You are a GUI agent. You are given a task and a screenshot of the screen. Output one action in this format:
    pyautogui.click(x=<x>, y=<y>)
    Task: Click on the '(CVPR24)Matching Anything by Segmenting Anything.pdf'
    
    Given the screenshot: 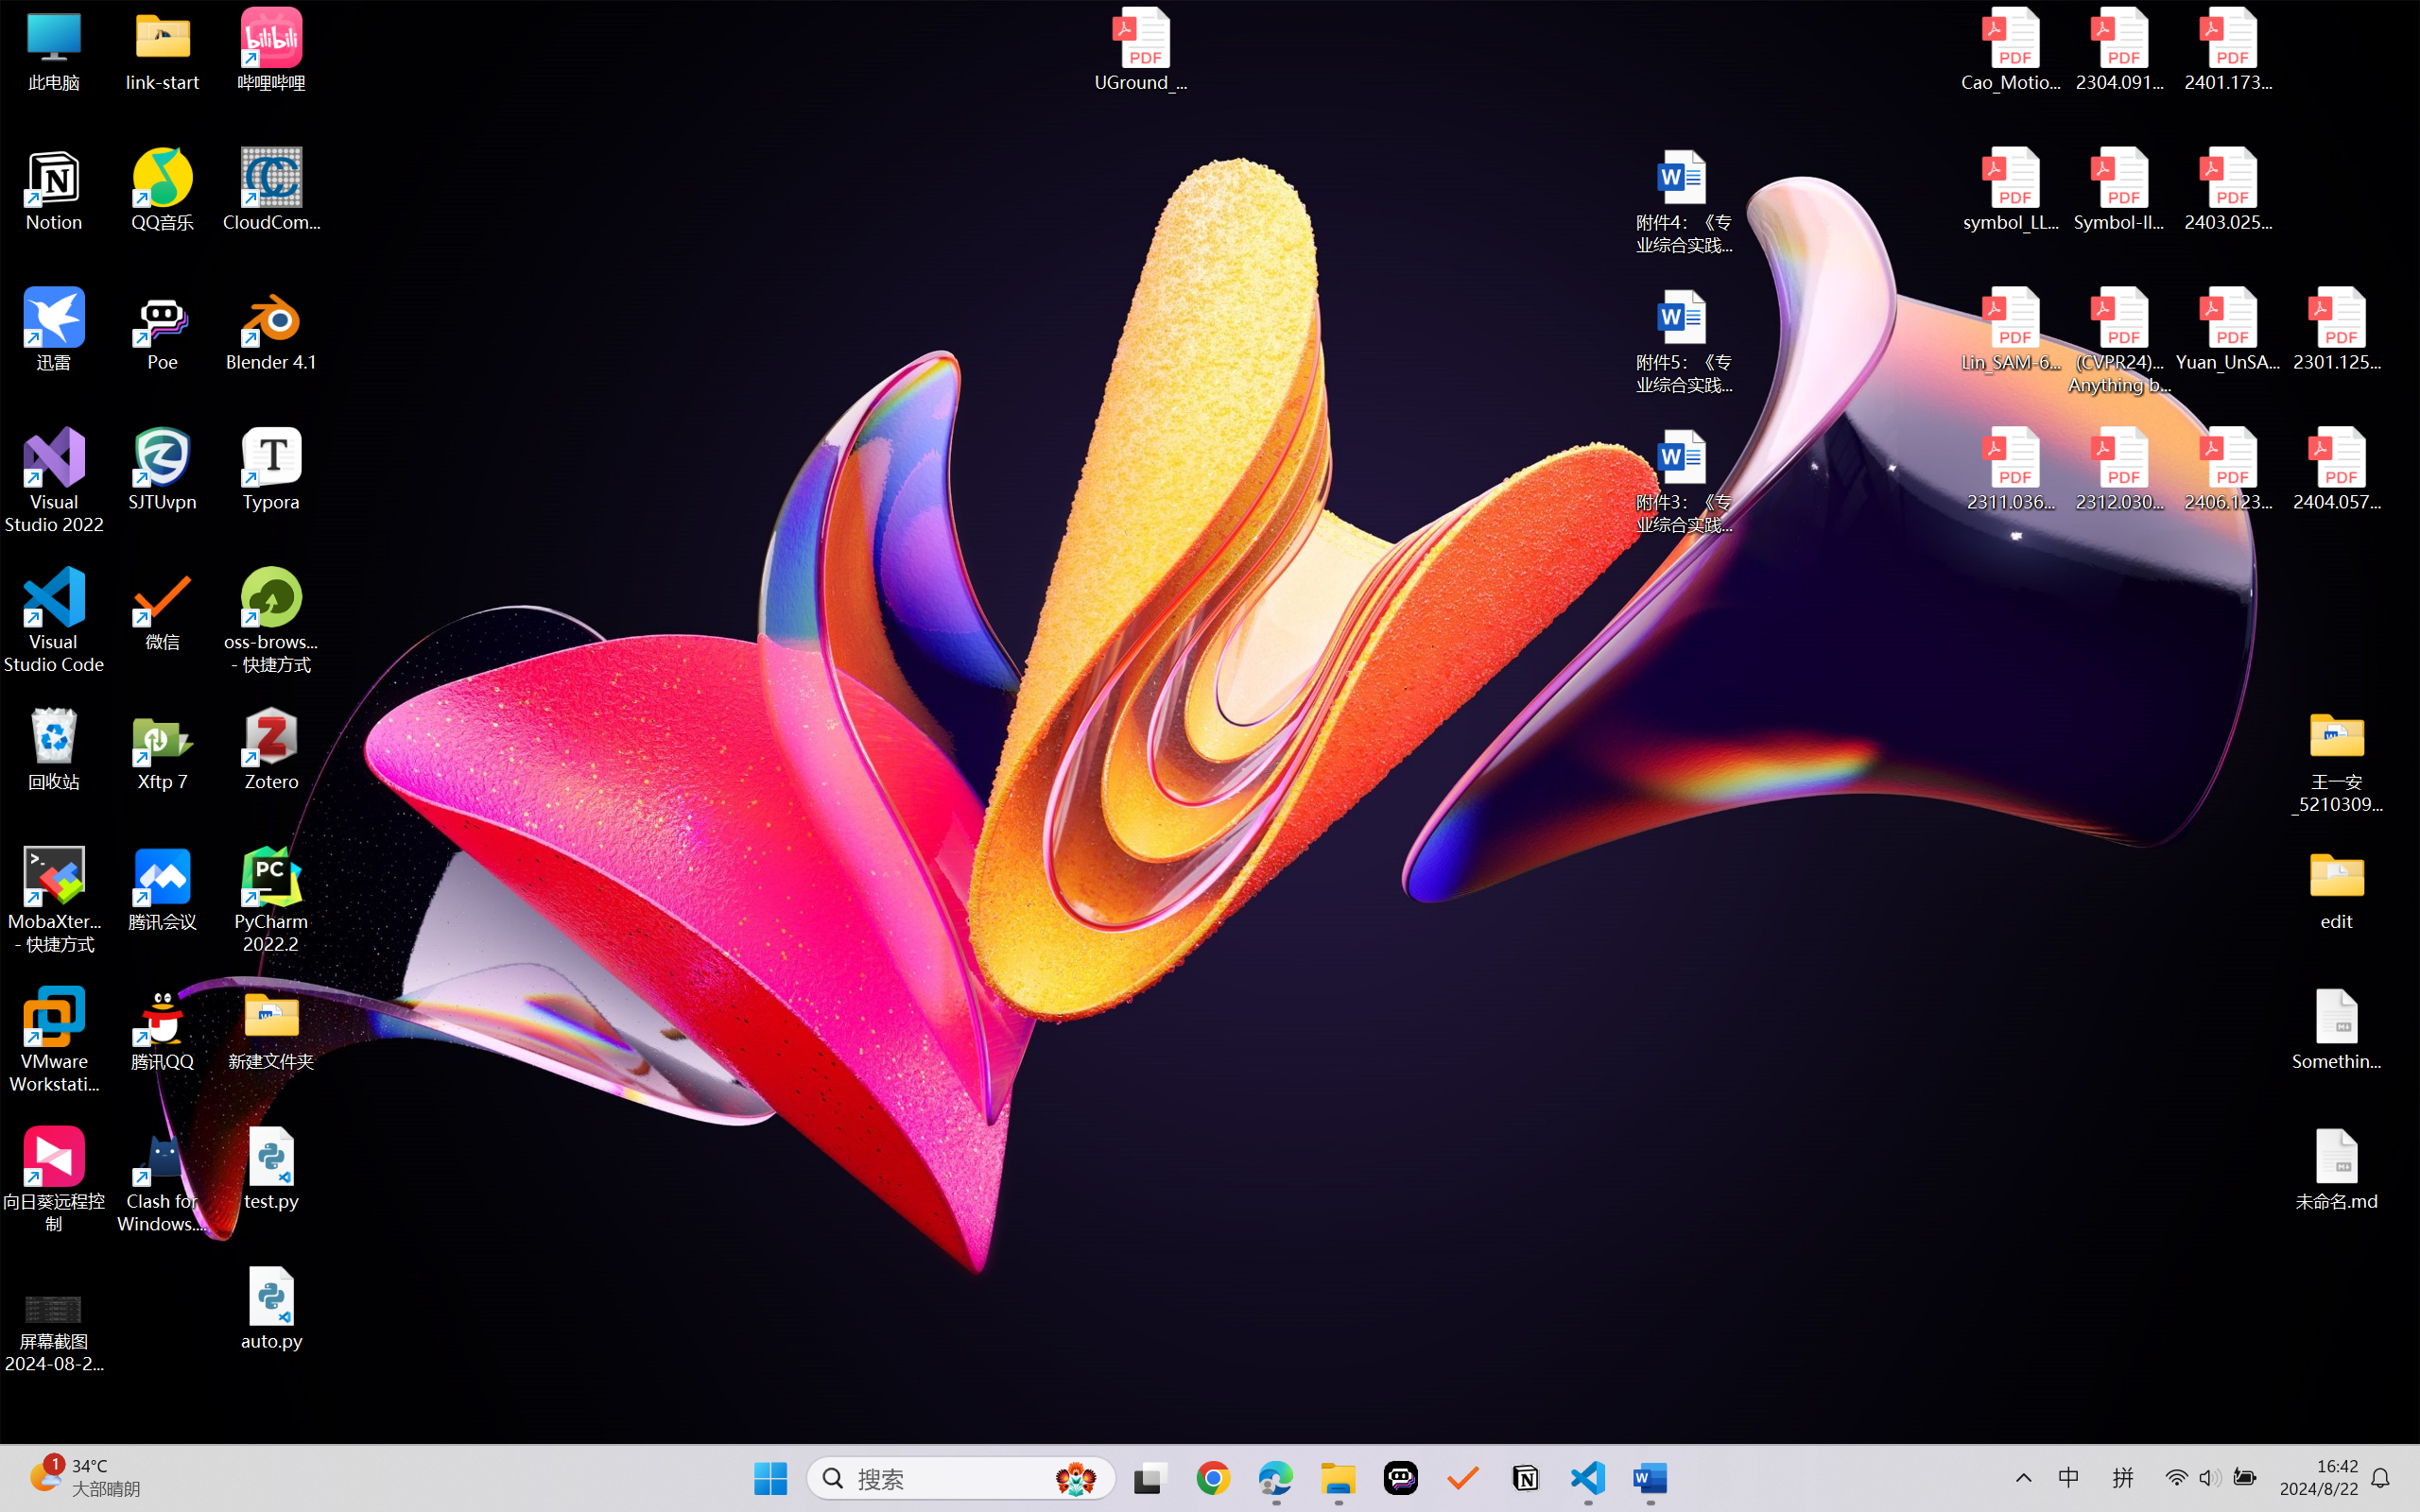 What is the action you would take?
    pyautogui.click(x=2118, y=340)
    